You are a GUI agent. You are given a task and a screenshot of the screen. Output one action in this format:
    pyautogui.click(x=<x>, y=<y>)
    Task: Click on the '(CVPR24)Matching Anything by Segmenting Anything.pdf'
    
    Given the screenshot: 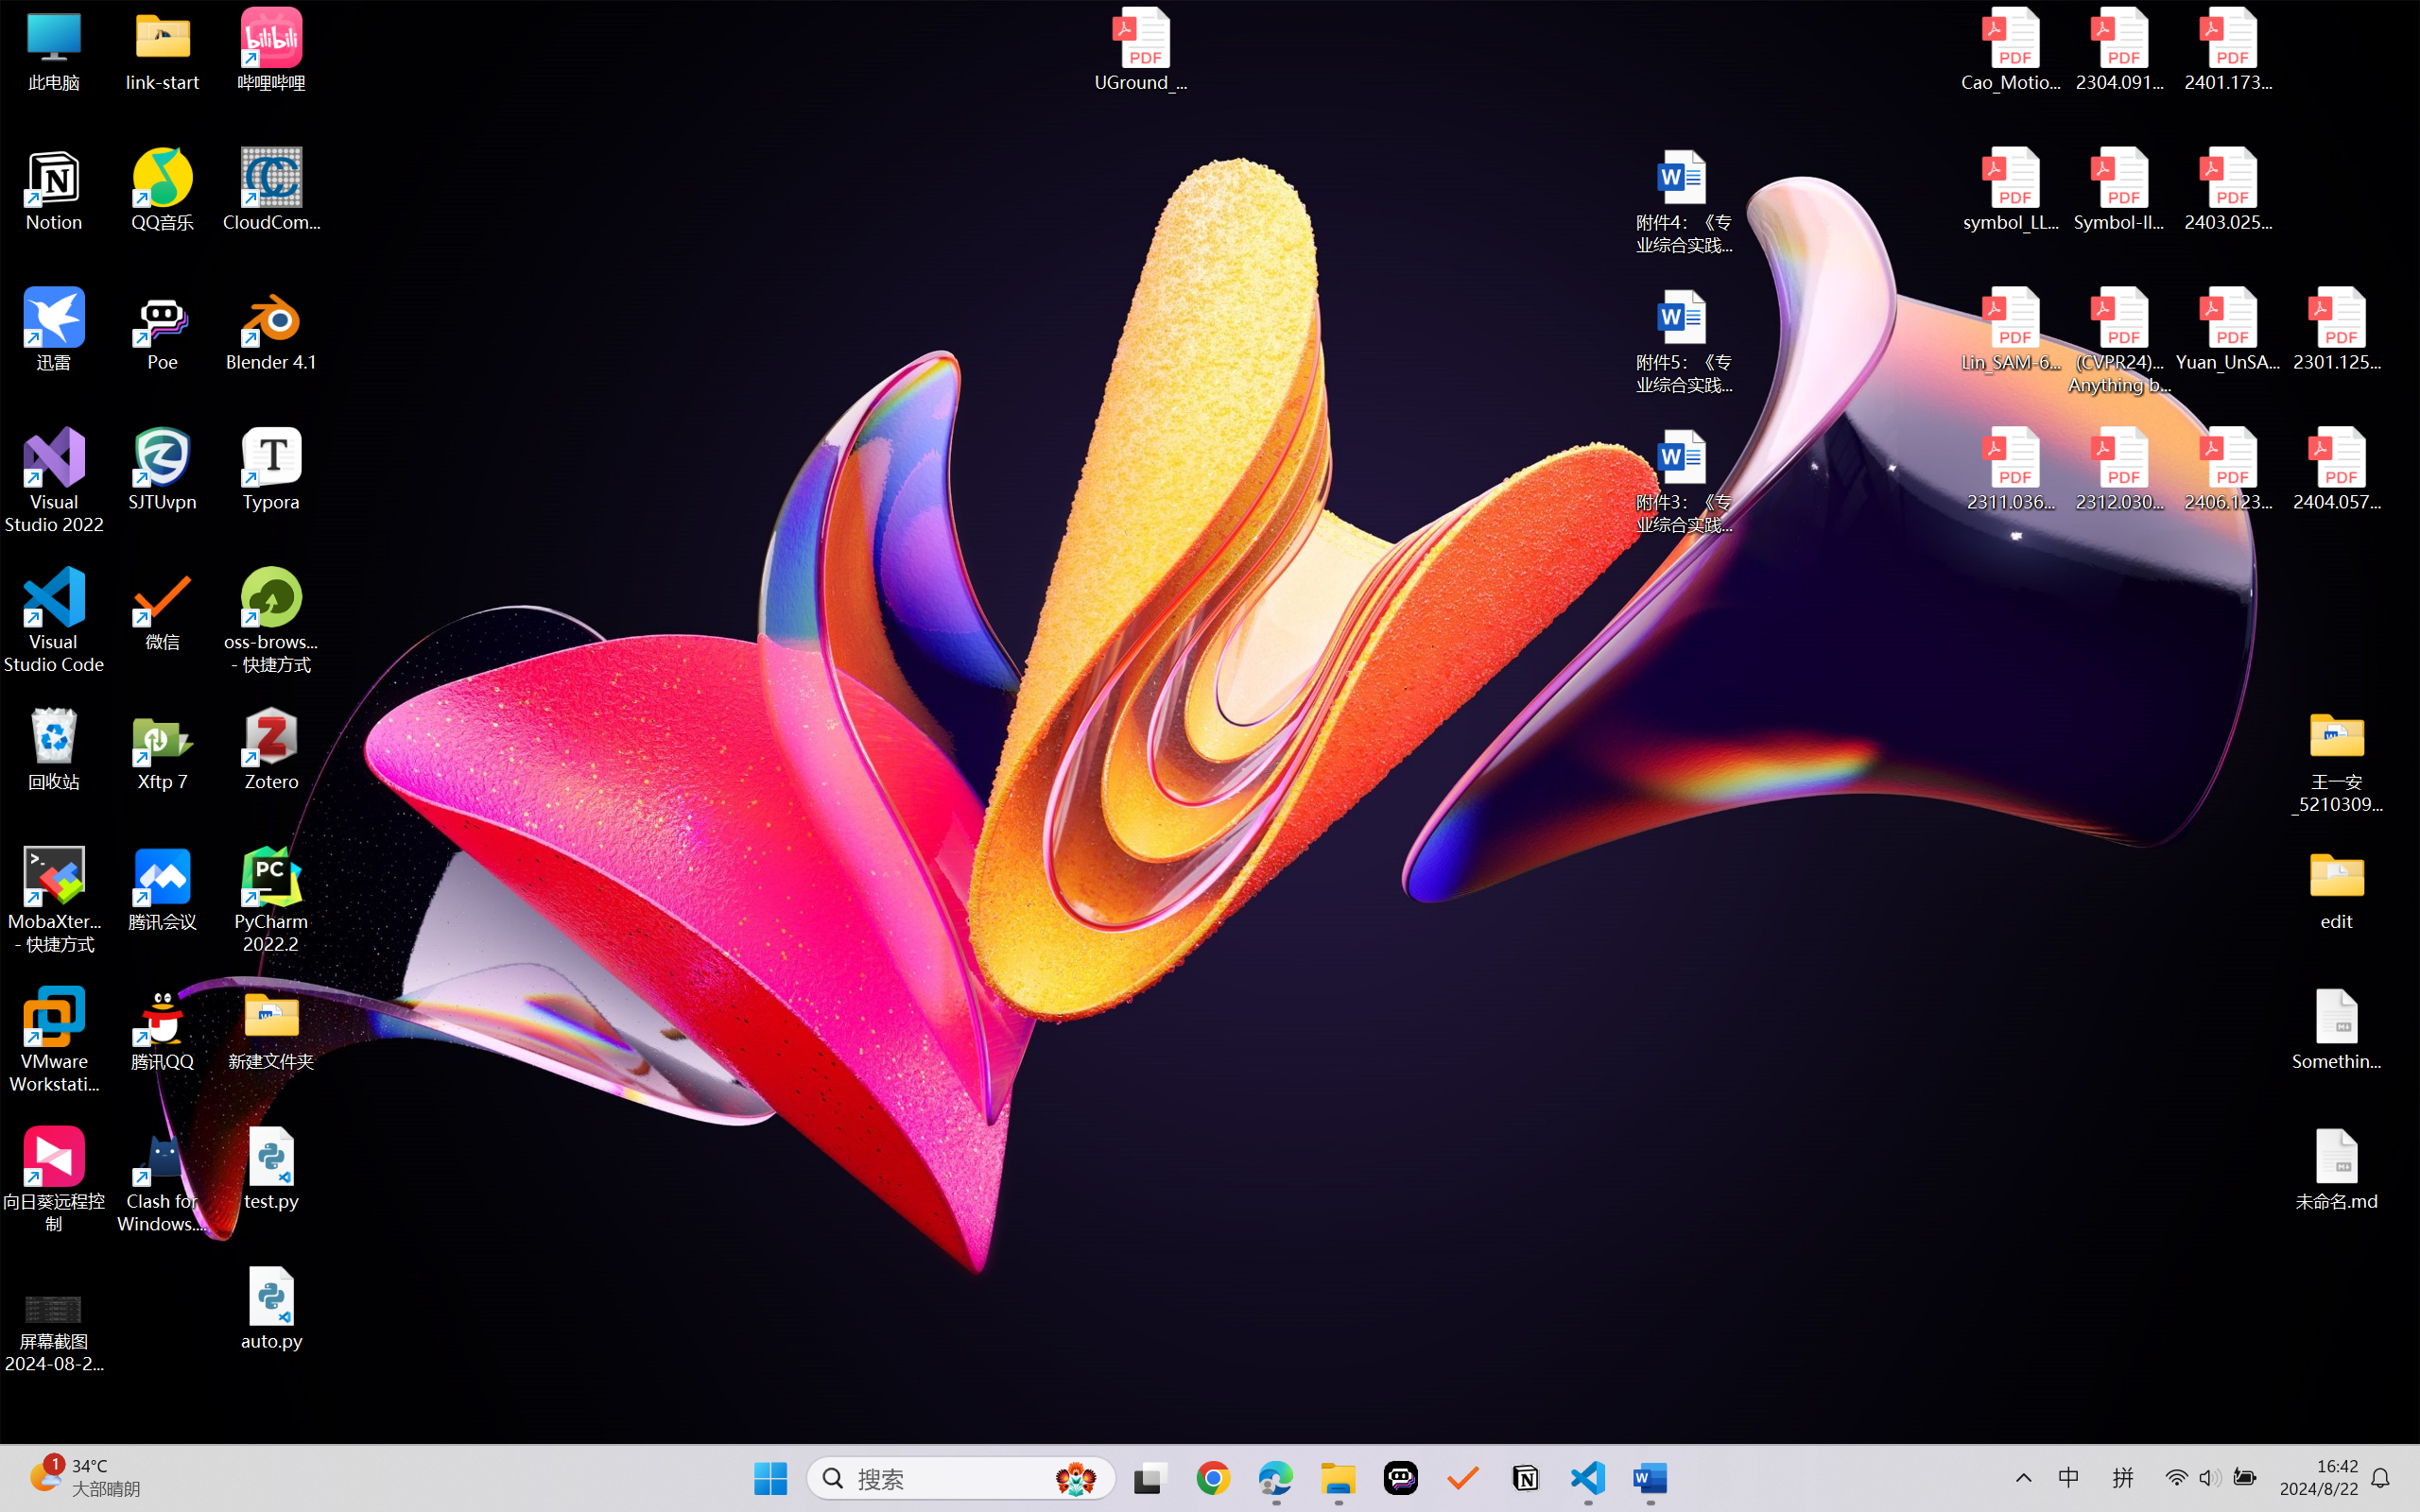 What is the action you would take?
    pyautogui.click(x=2118, y=340)
    